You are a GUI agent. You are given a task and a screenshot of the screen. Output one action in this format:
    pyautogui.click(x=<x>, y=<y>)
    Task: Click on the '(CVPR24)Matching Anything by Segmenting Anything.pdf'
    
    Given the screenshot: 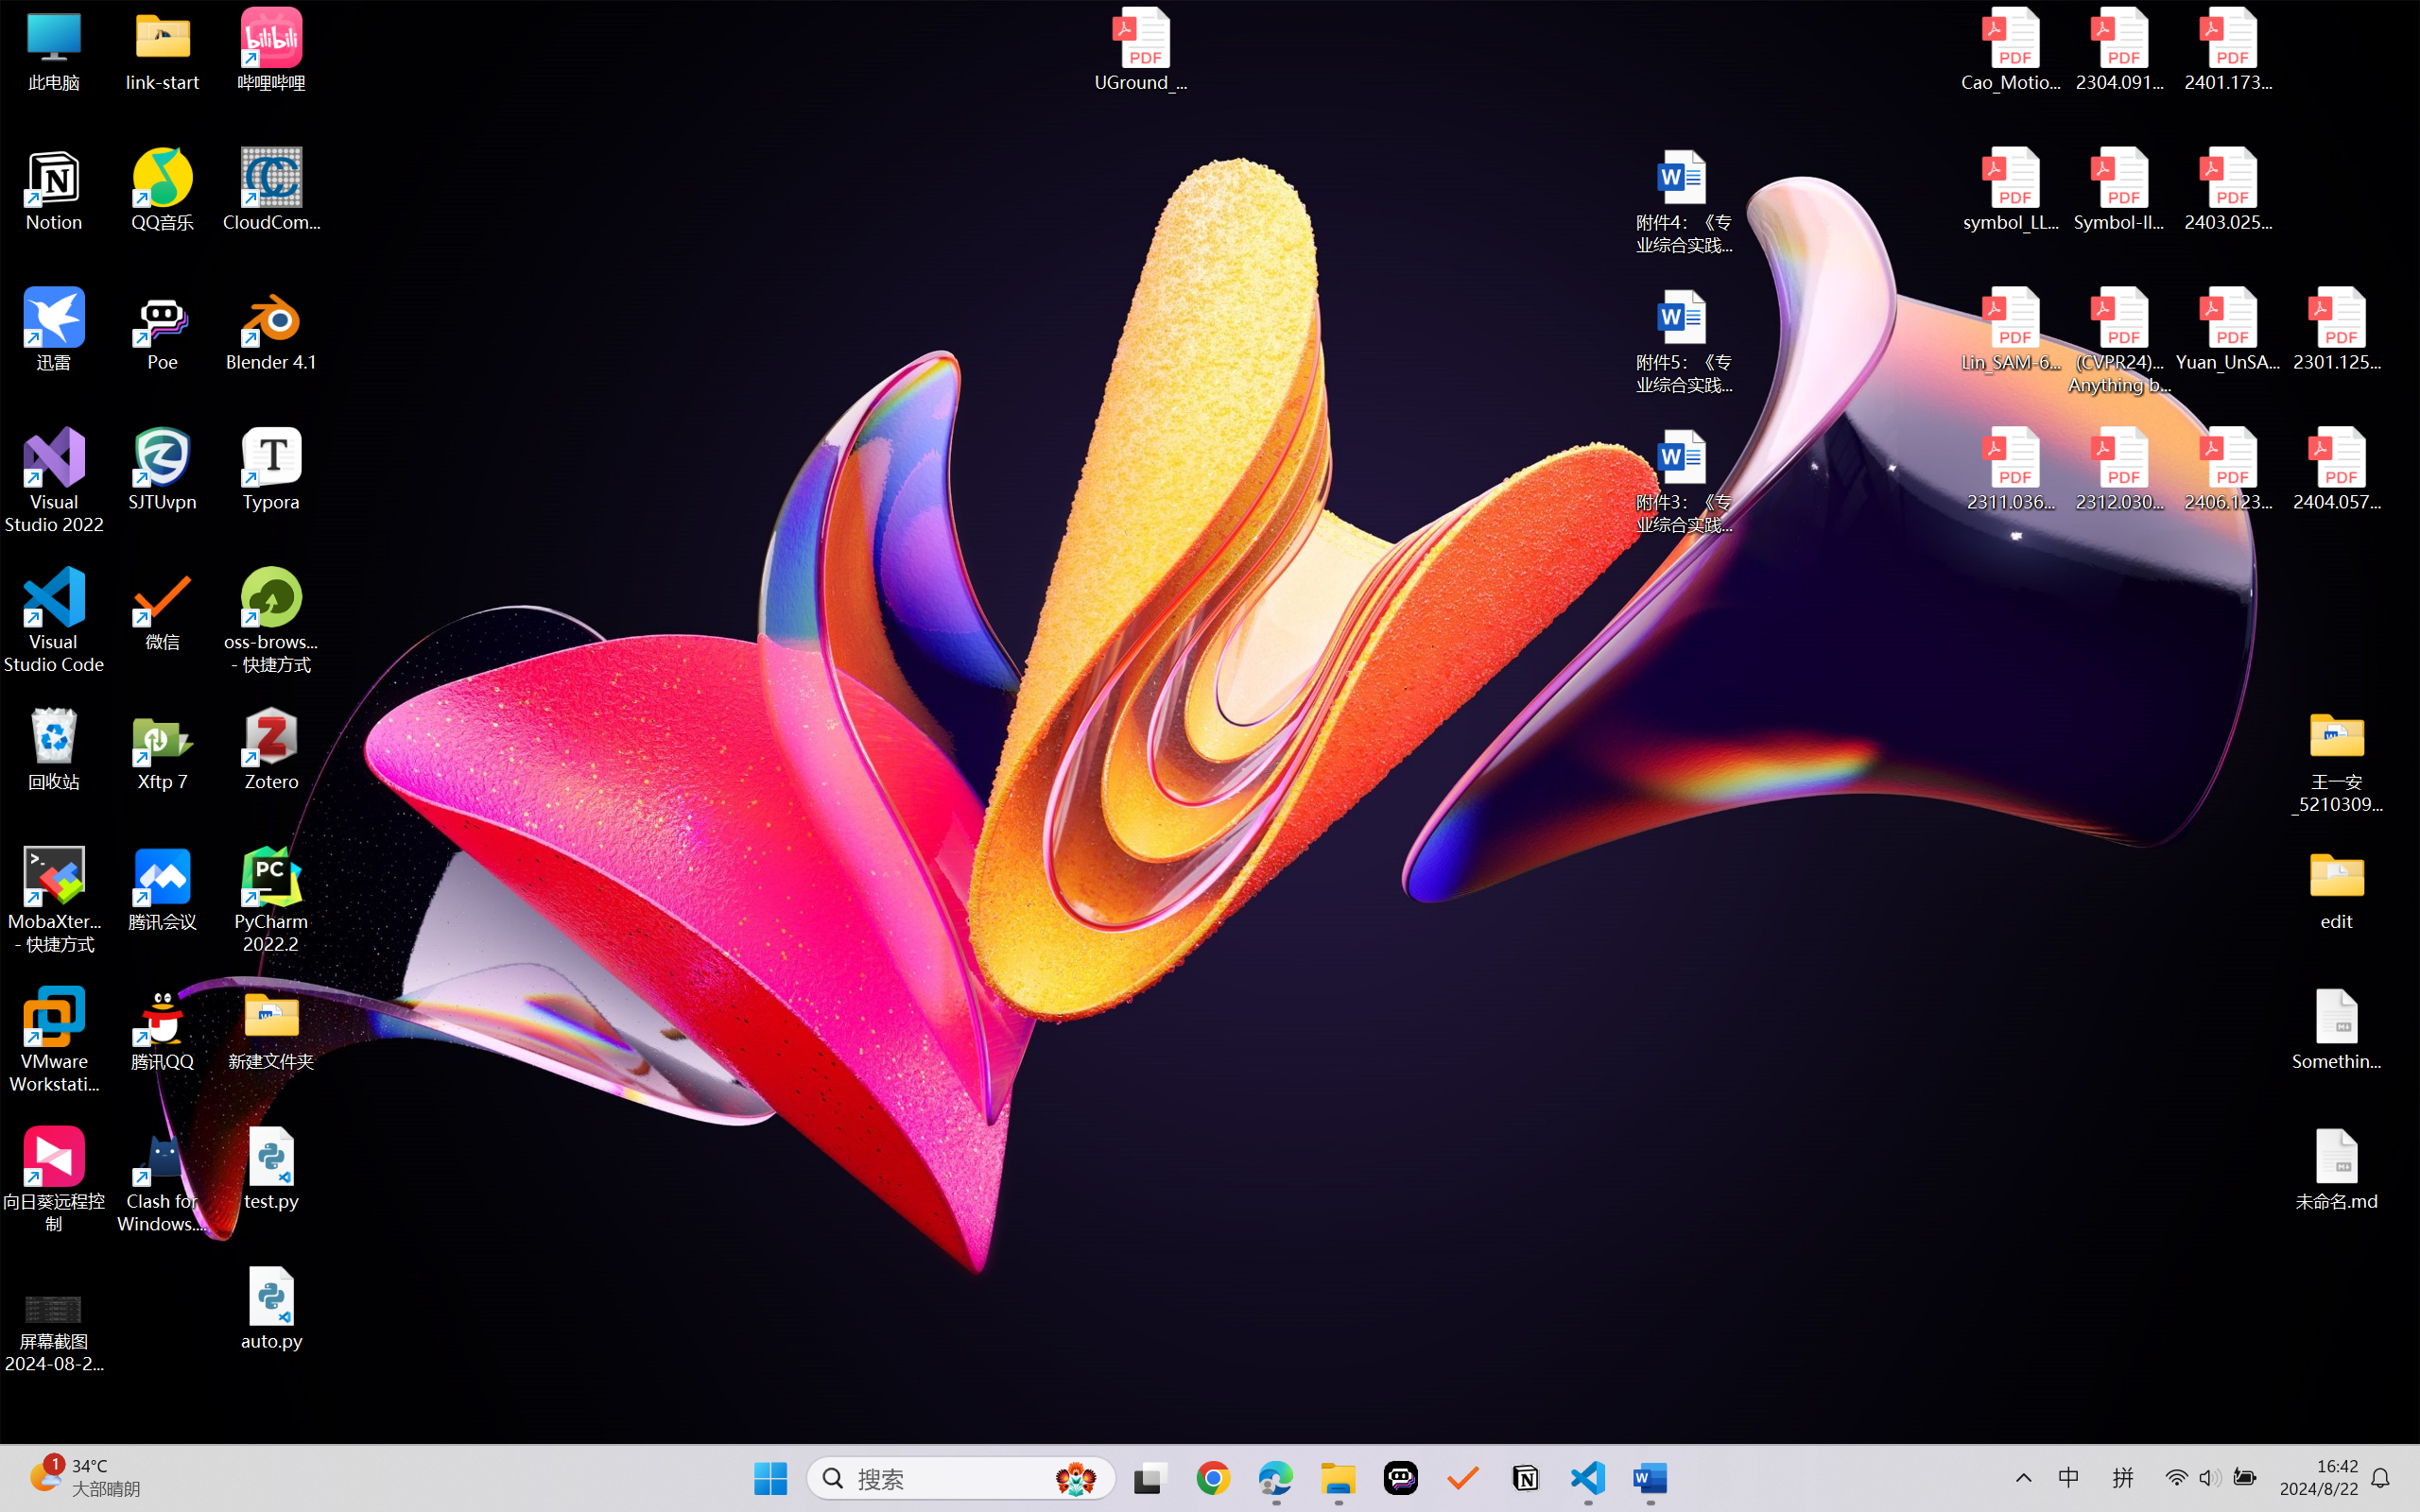 What is the action you would take?
    pyautogui.click(x=2118, y=340)
    